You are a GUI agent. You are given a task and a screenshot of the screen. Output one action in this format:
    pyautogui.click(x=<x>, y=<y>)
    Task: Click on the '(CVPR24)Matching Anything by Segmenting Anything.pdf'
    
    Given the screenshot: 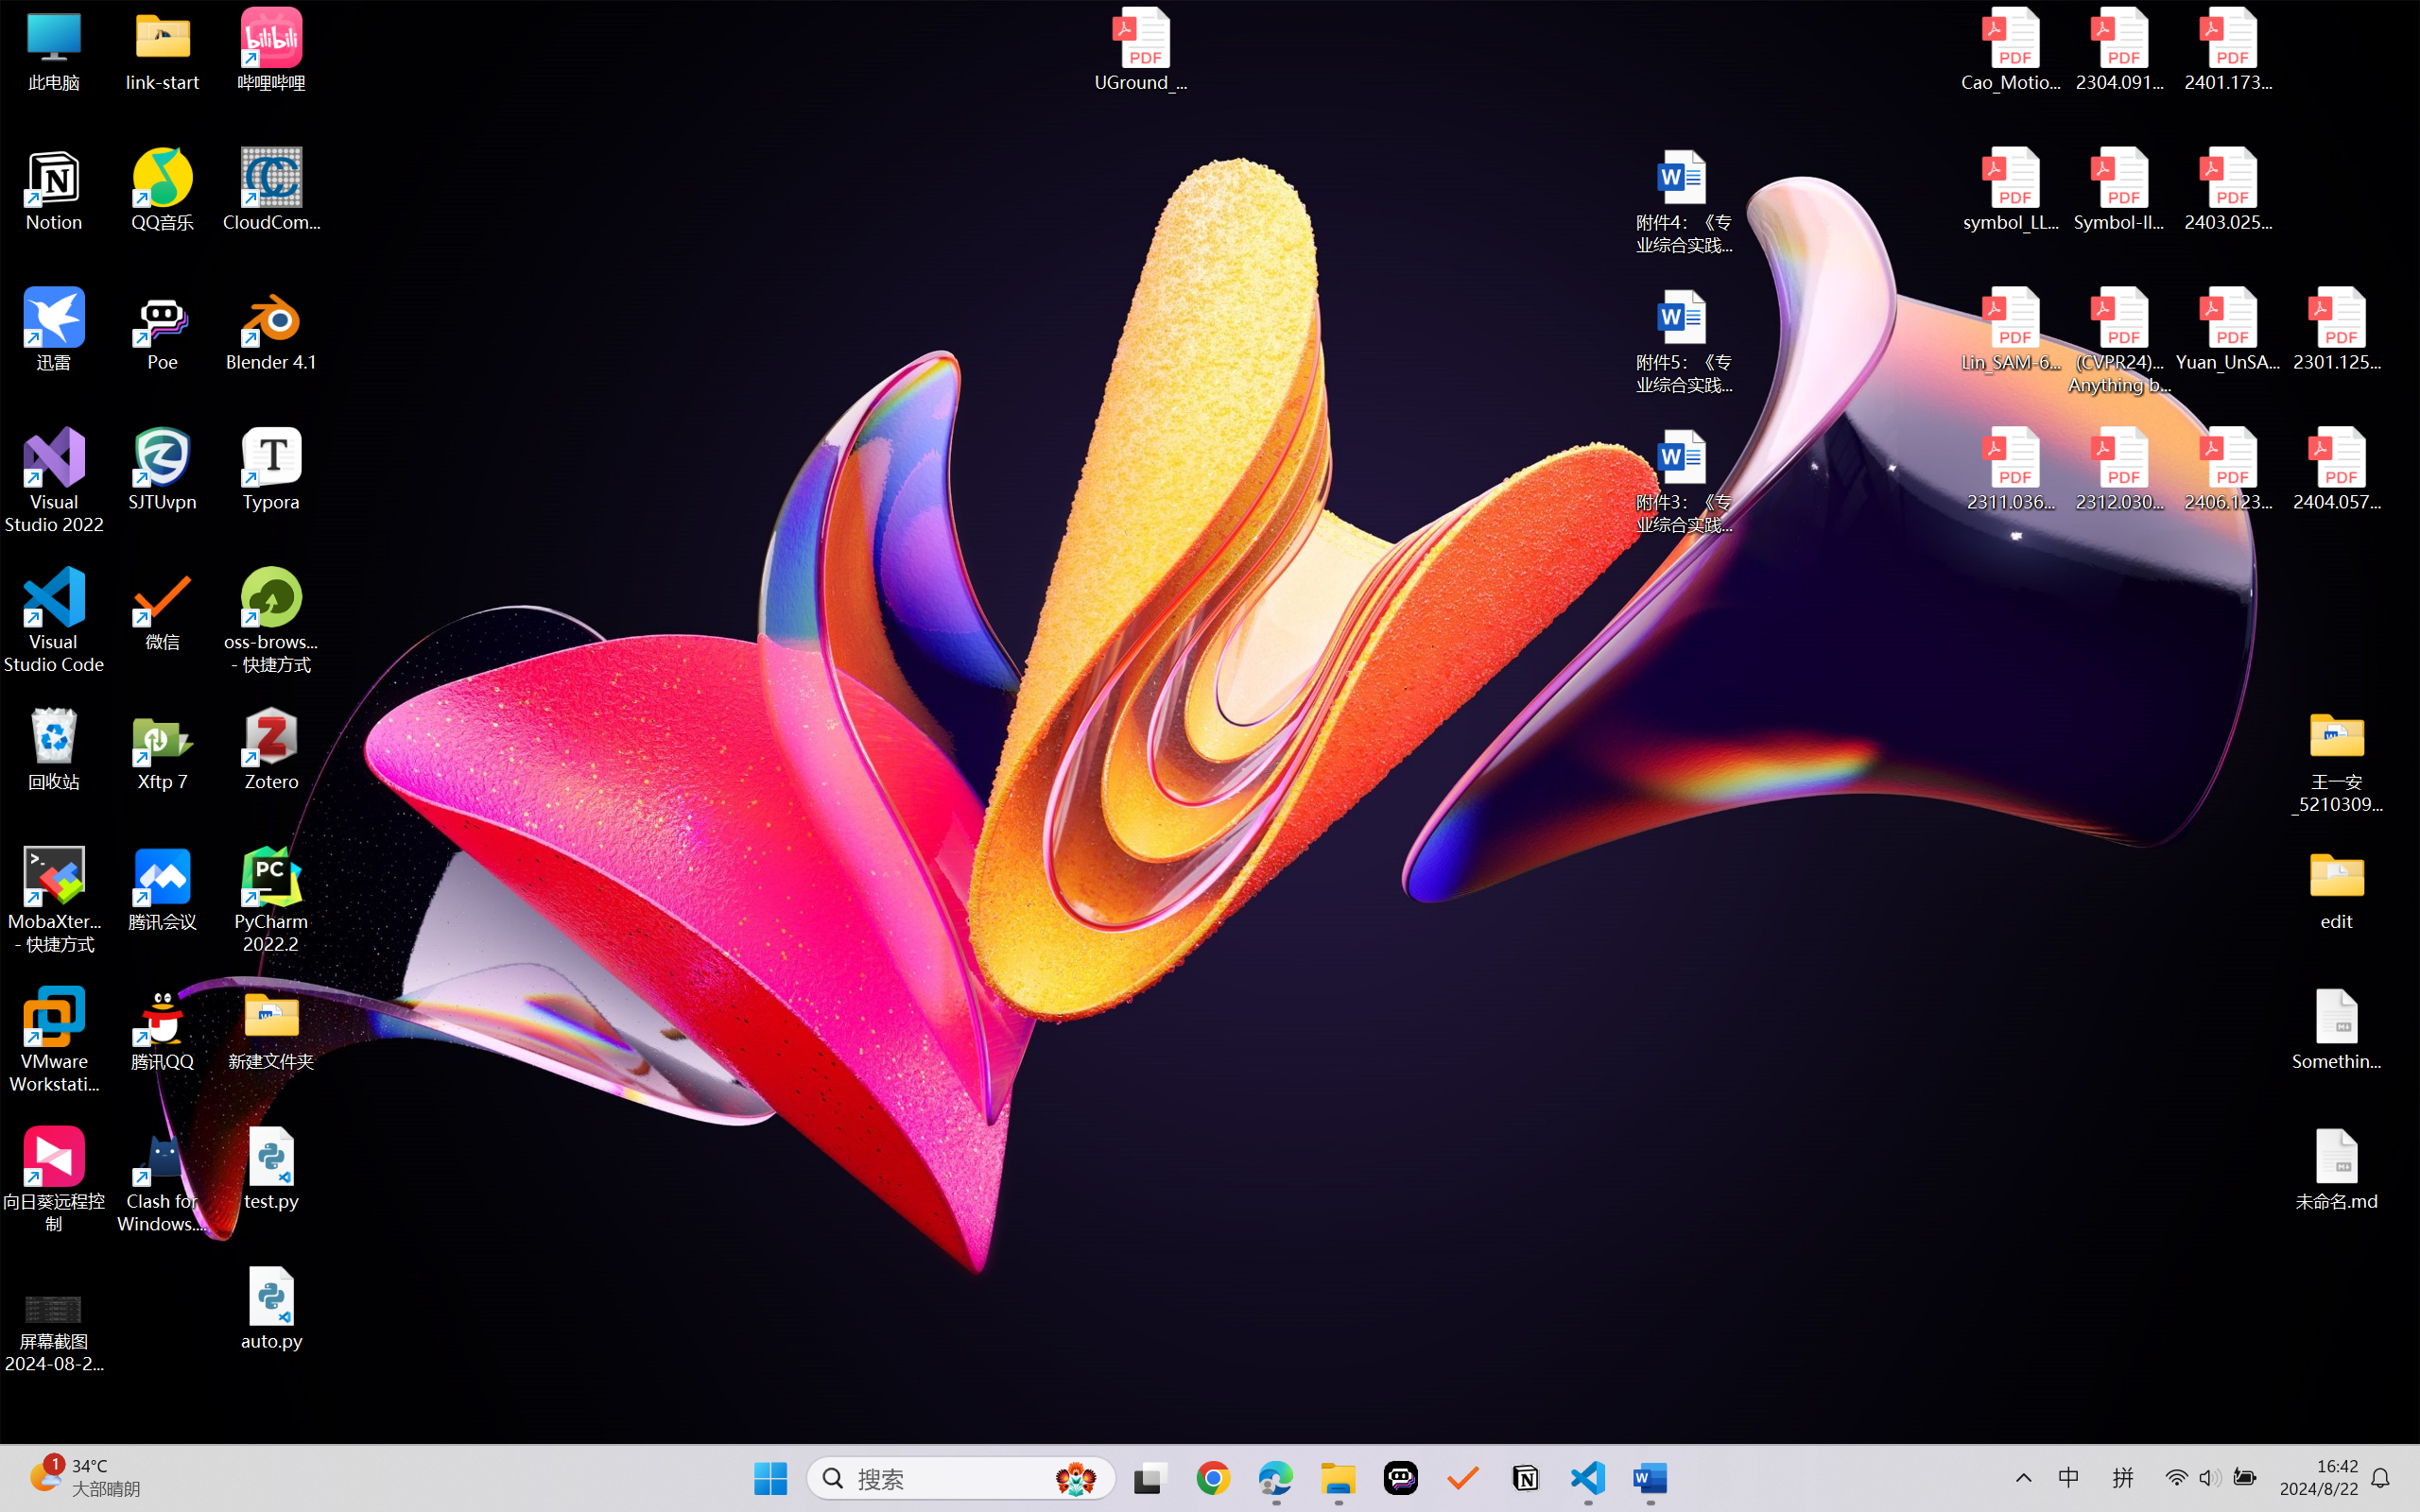 What is the action you would take?
    pyautogui.click(x=2118, y=340)
    